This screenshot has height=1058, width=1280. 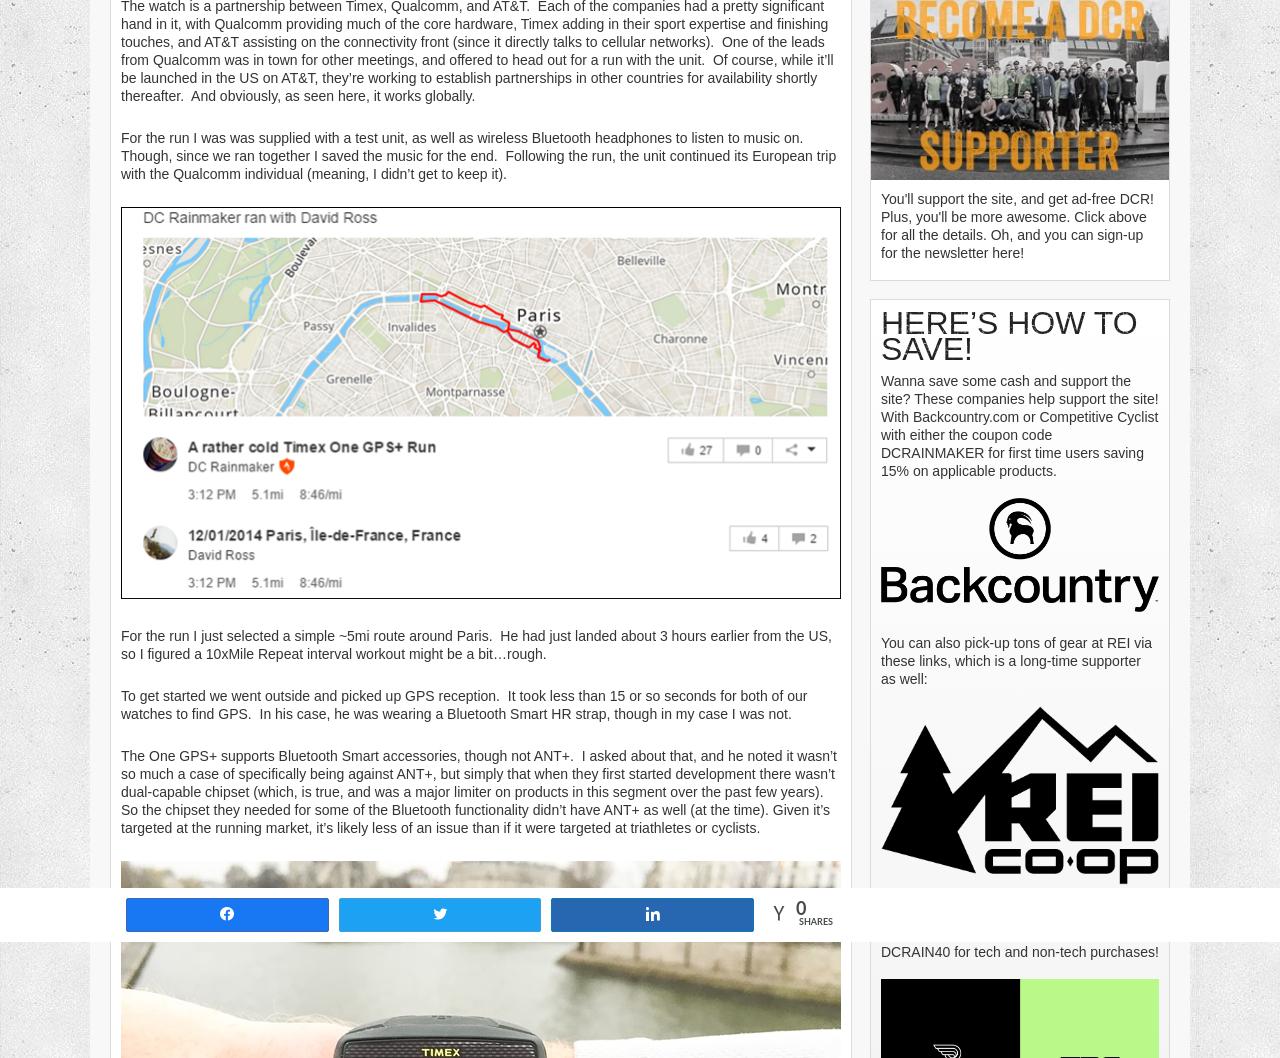 What do you see at coordinates (1016, 225) in the screenshot?
I see `'You'll support the site, and get ad-free DCR! Plus, you'll be more awesome. Click above for all the details.  Oh, and you can sign-up for the newsletter here!'` at bounding box center [1016, 225].